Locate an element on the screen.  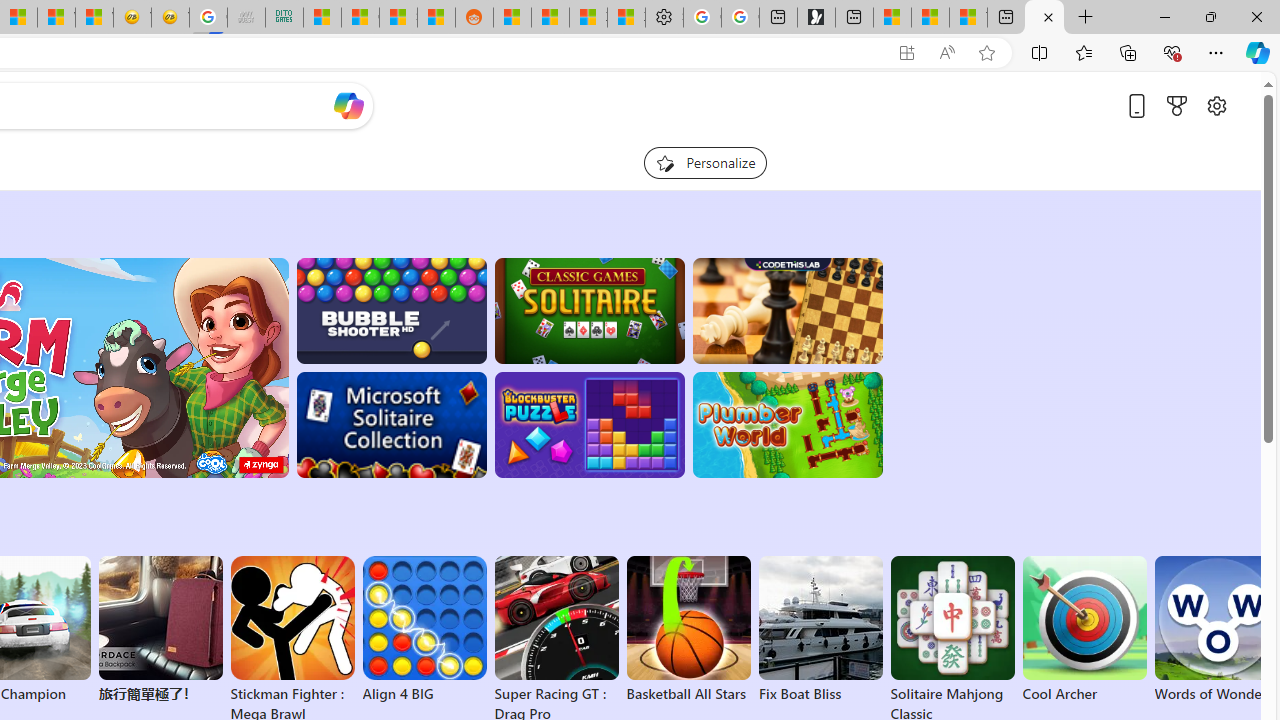
'Align 4 BIG' is located at coordinates (423, 630).